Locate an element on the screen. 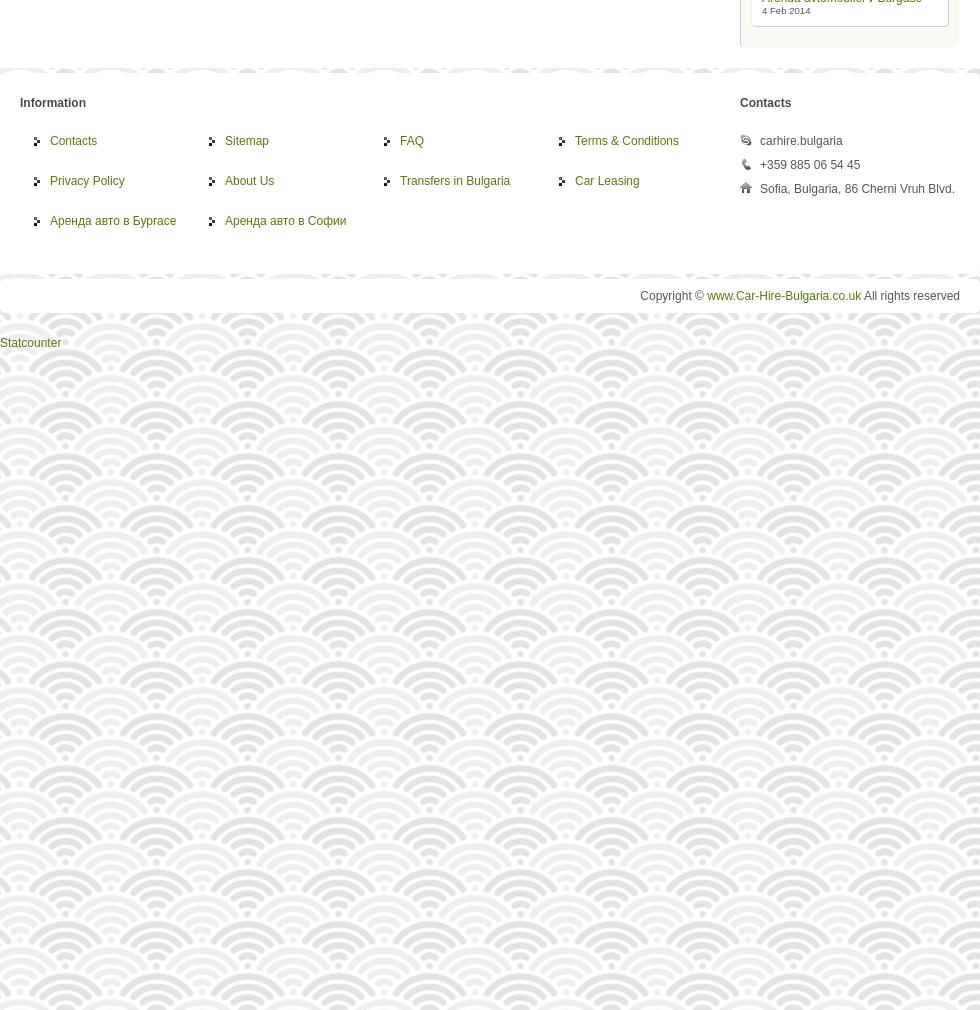  'carhire.bulgaria' is located at coordinates (800, 139).